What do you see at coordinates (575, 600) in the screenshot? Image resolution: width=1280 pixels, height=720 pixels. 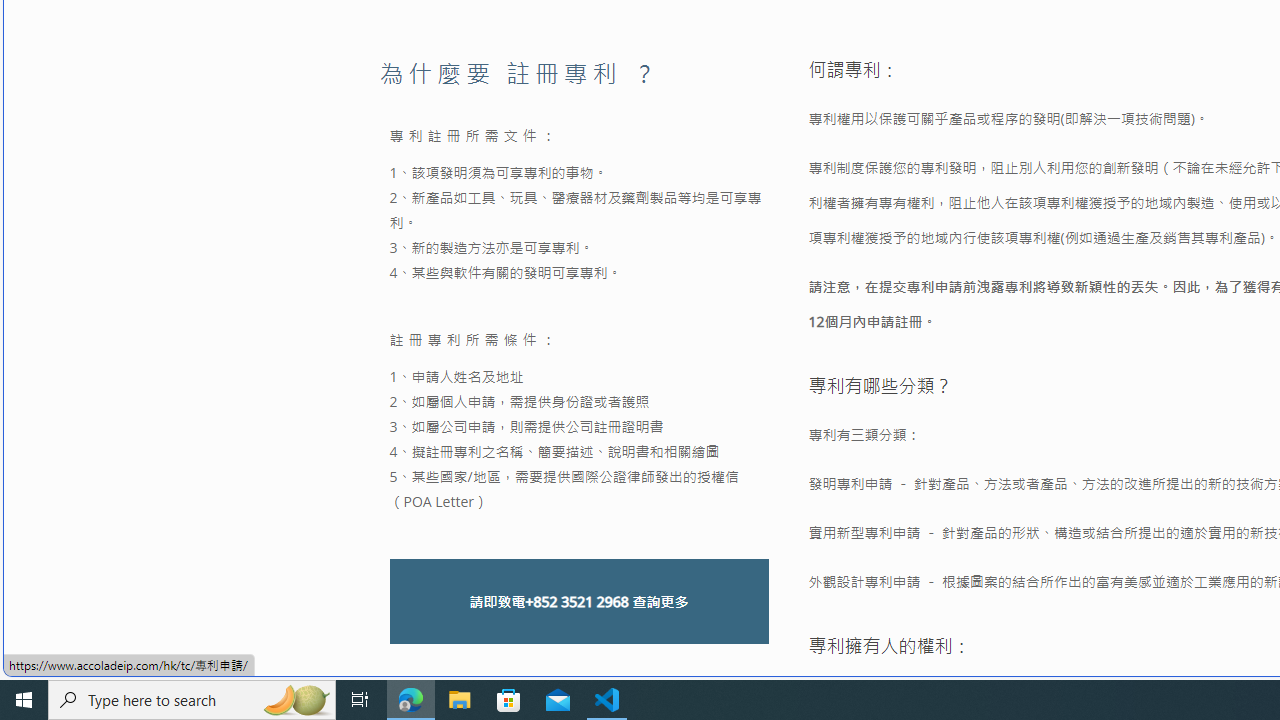 I see `'+852 3521 2968'` at bounding box center [575, 600].